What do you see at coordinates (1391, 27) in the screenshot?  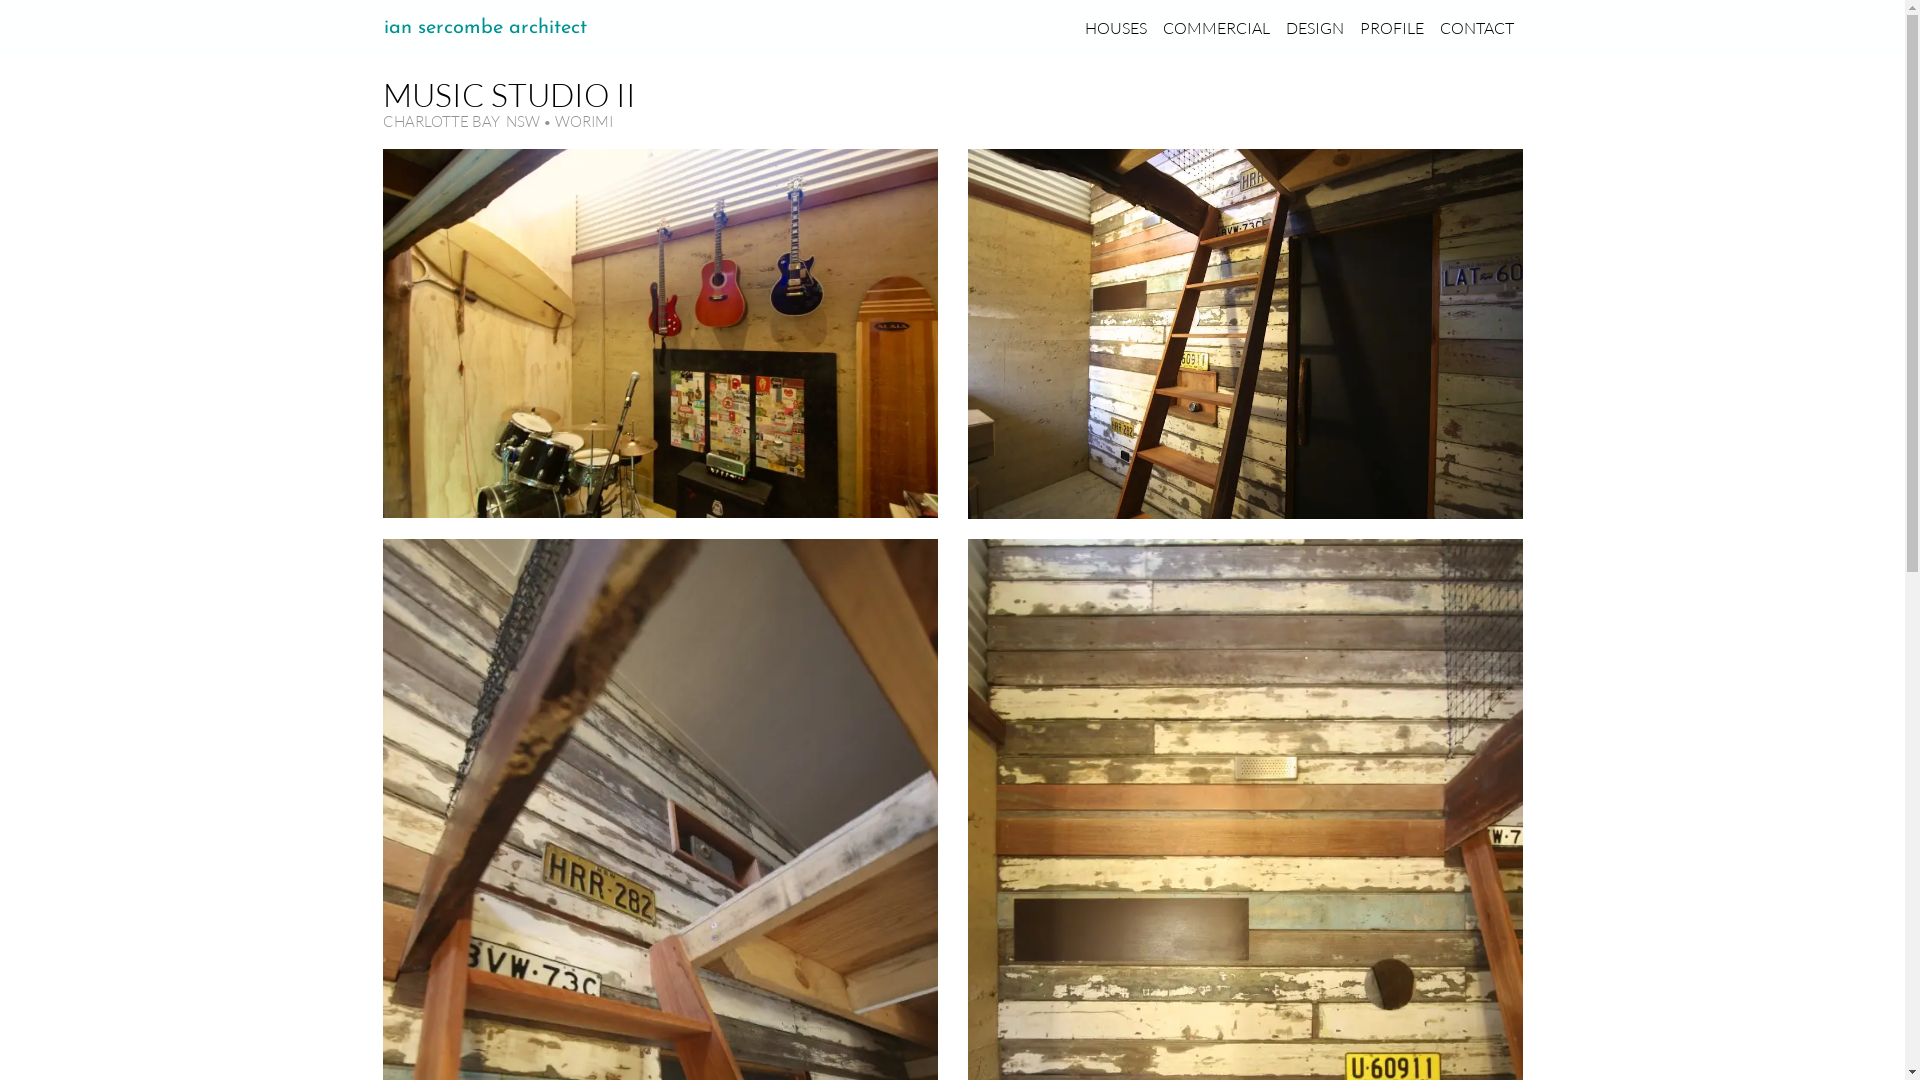 I see `'PROFILE'` at bounding box center [1391, 27].